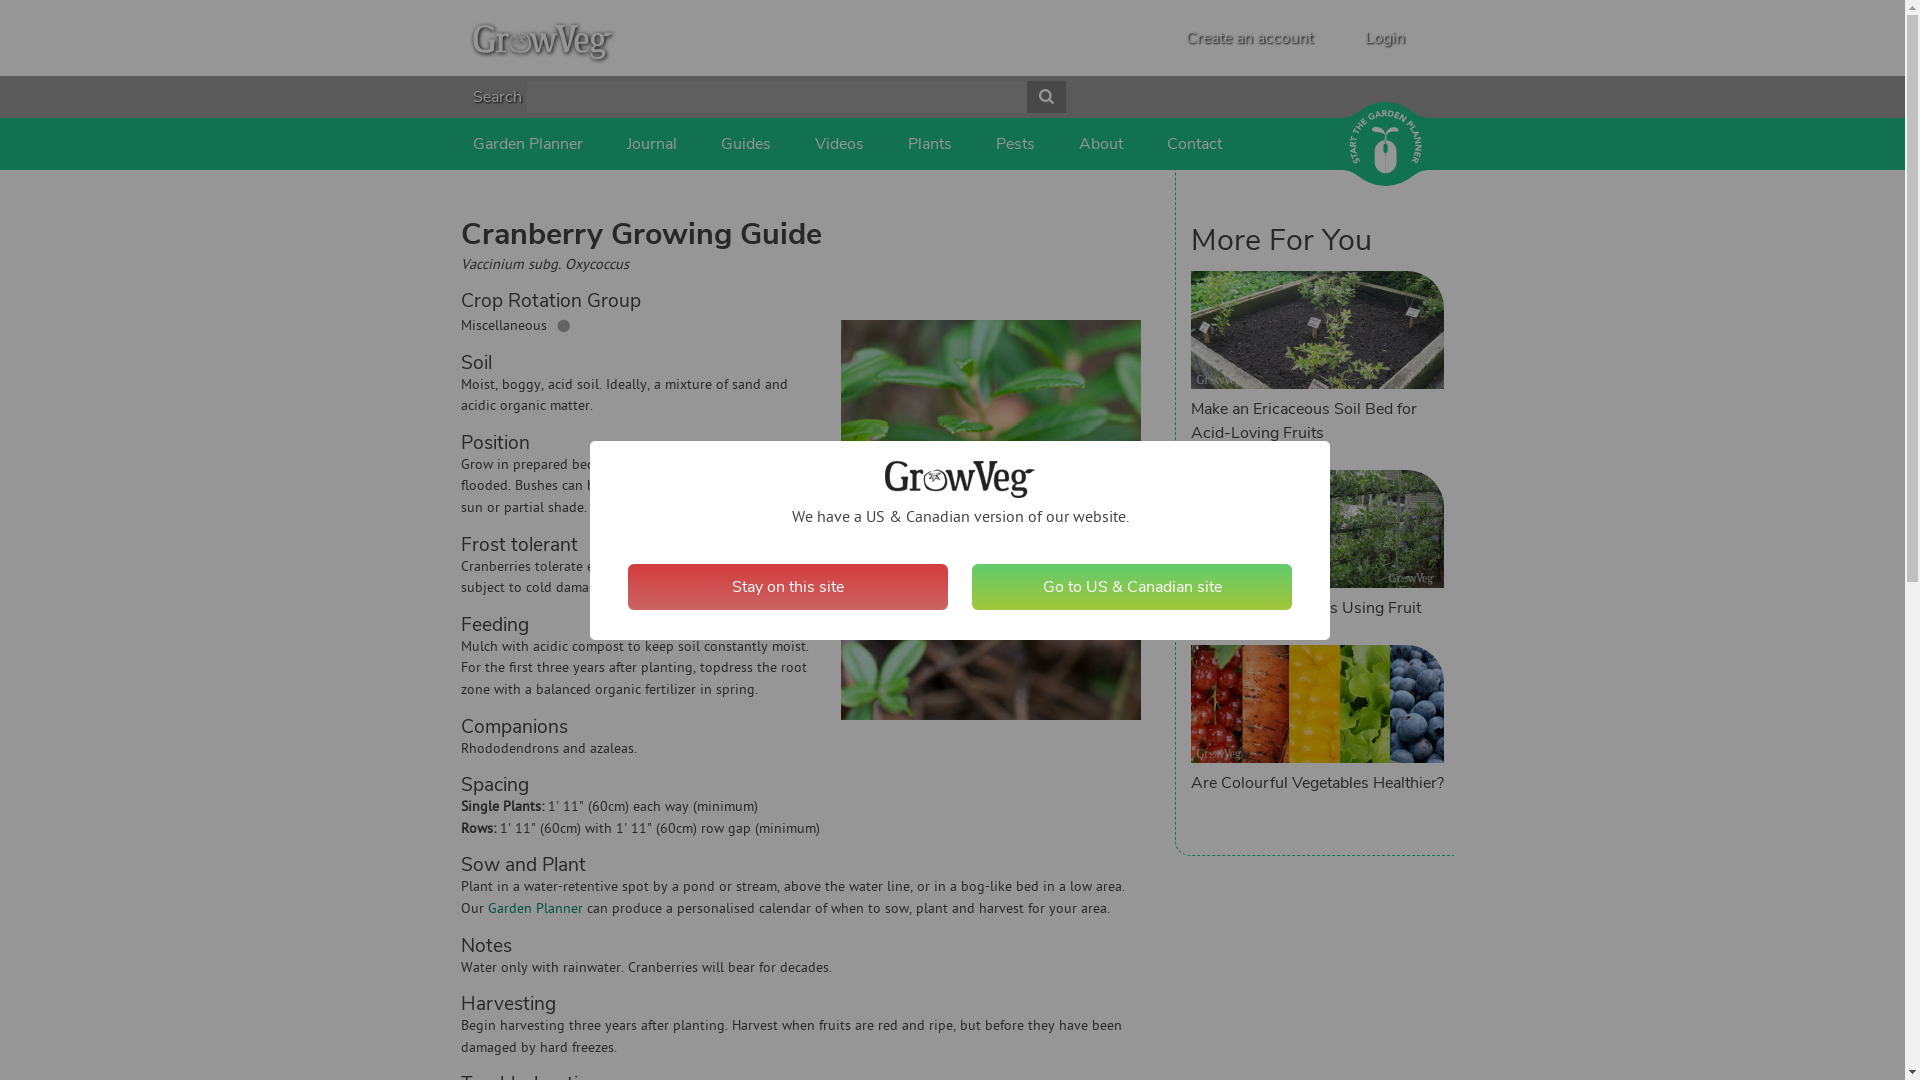  Describe the element at coordinates (1015, 142) in the screenshot. I see `'Pests'` at that location.